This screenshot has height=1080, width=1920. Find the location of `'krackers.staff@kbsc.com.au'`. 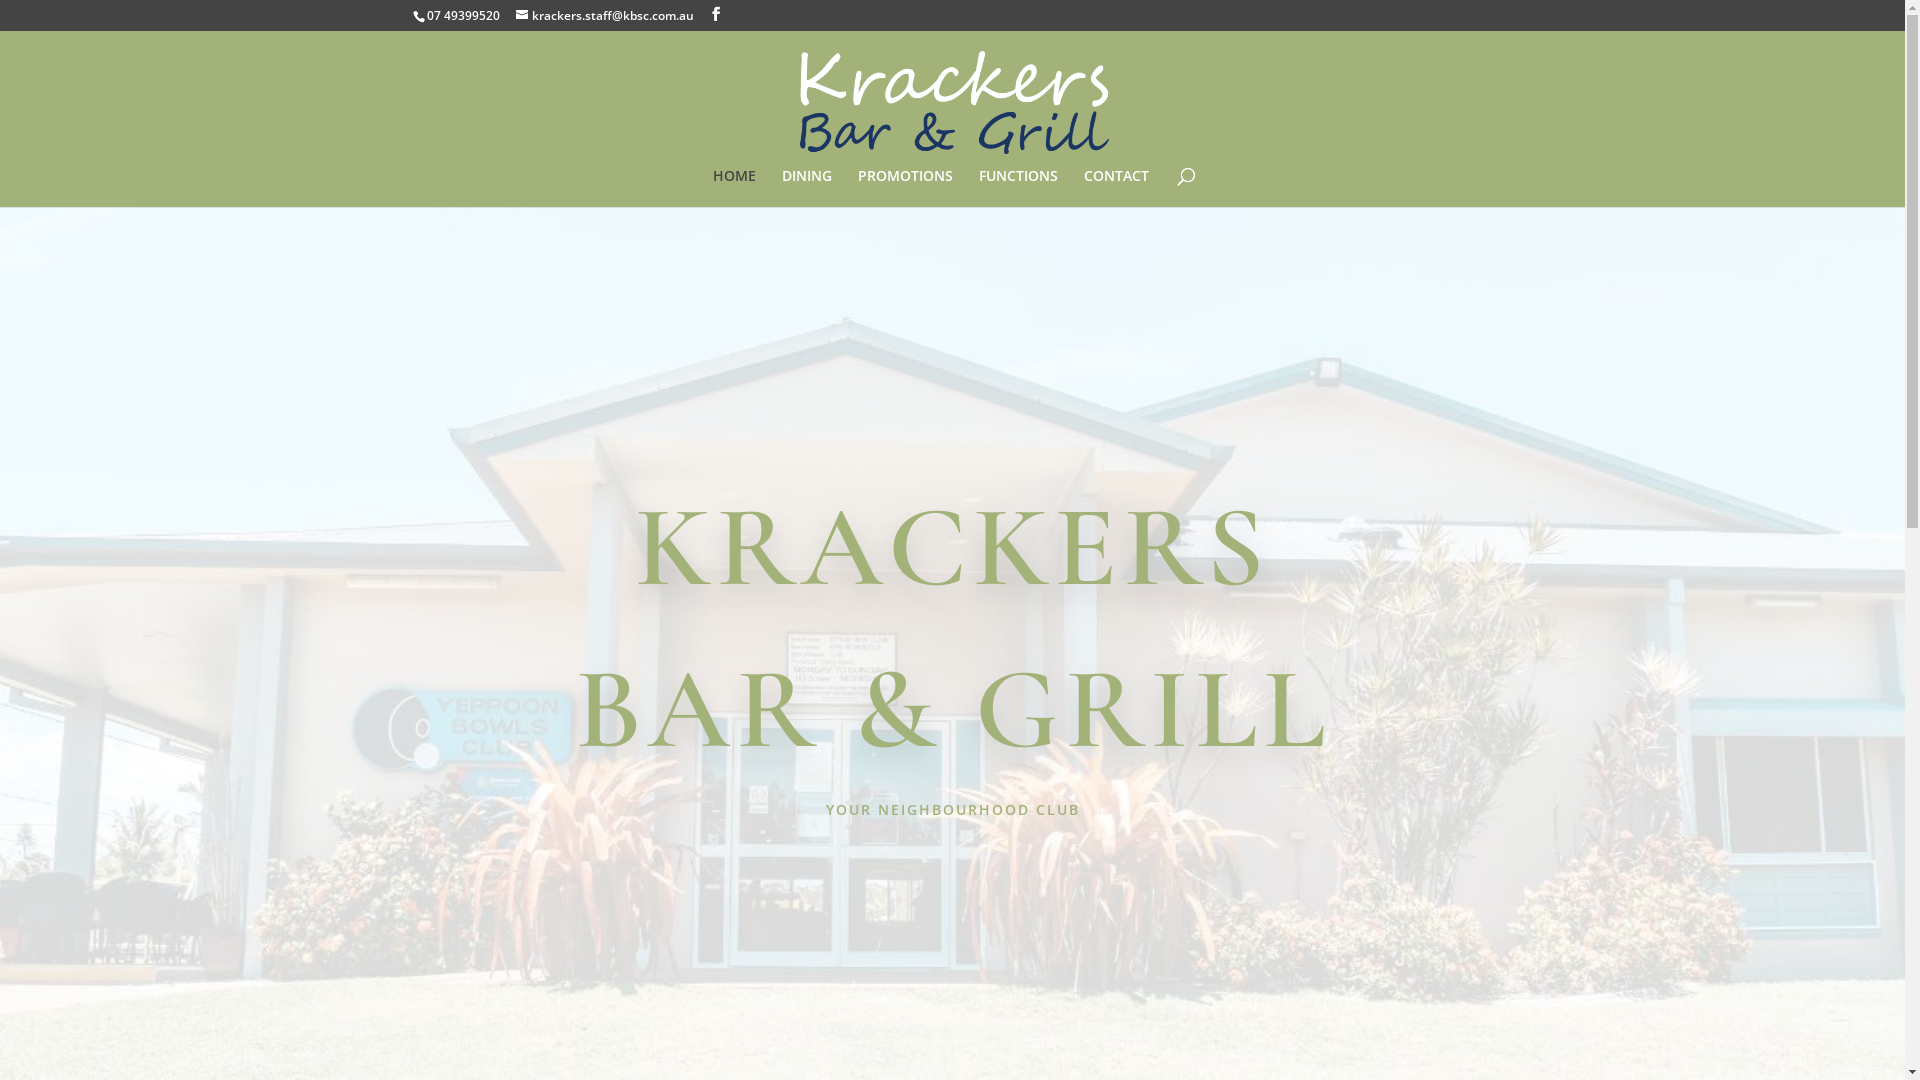

'krackers.staff@kbsc.com.au' is located at coordinates (603, 15).